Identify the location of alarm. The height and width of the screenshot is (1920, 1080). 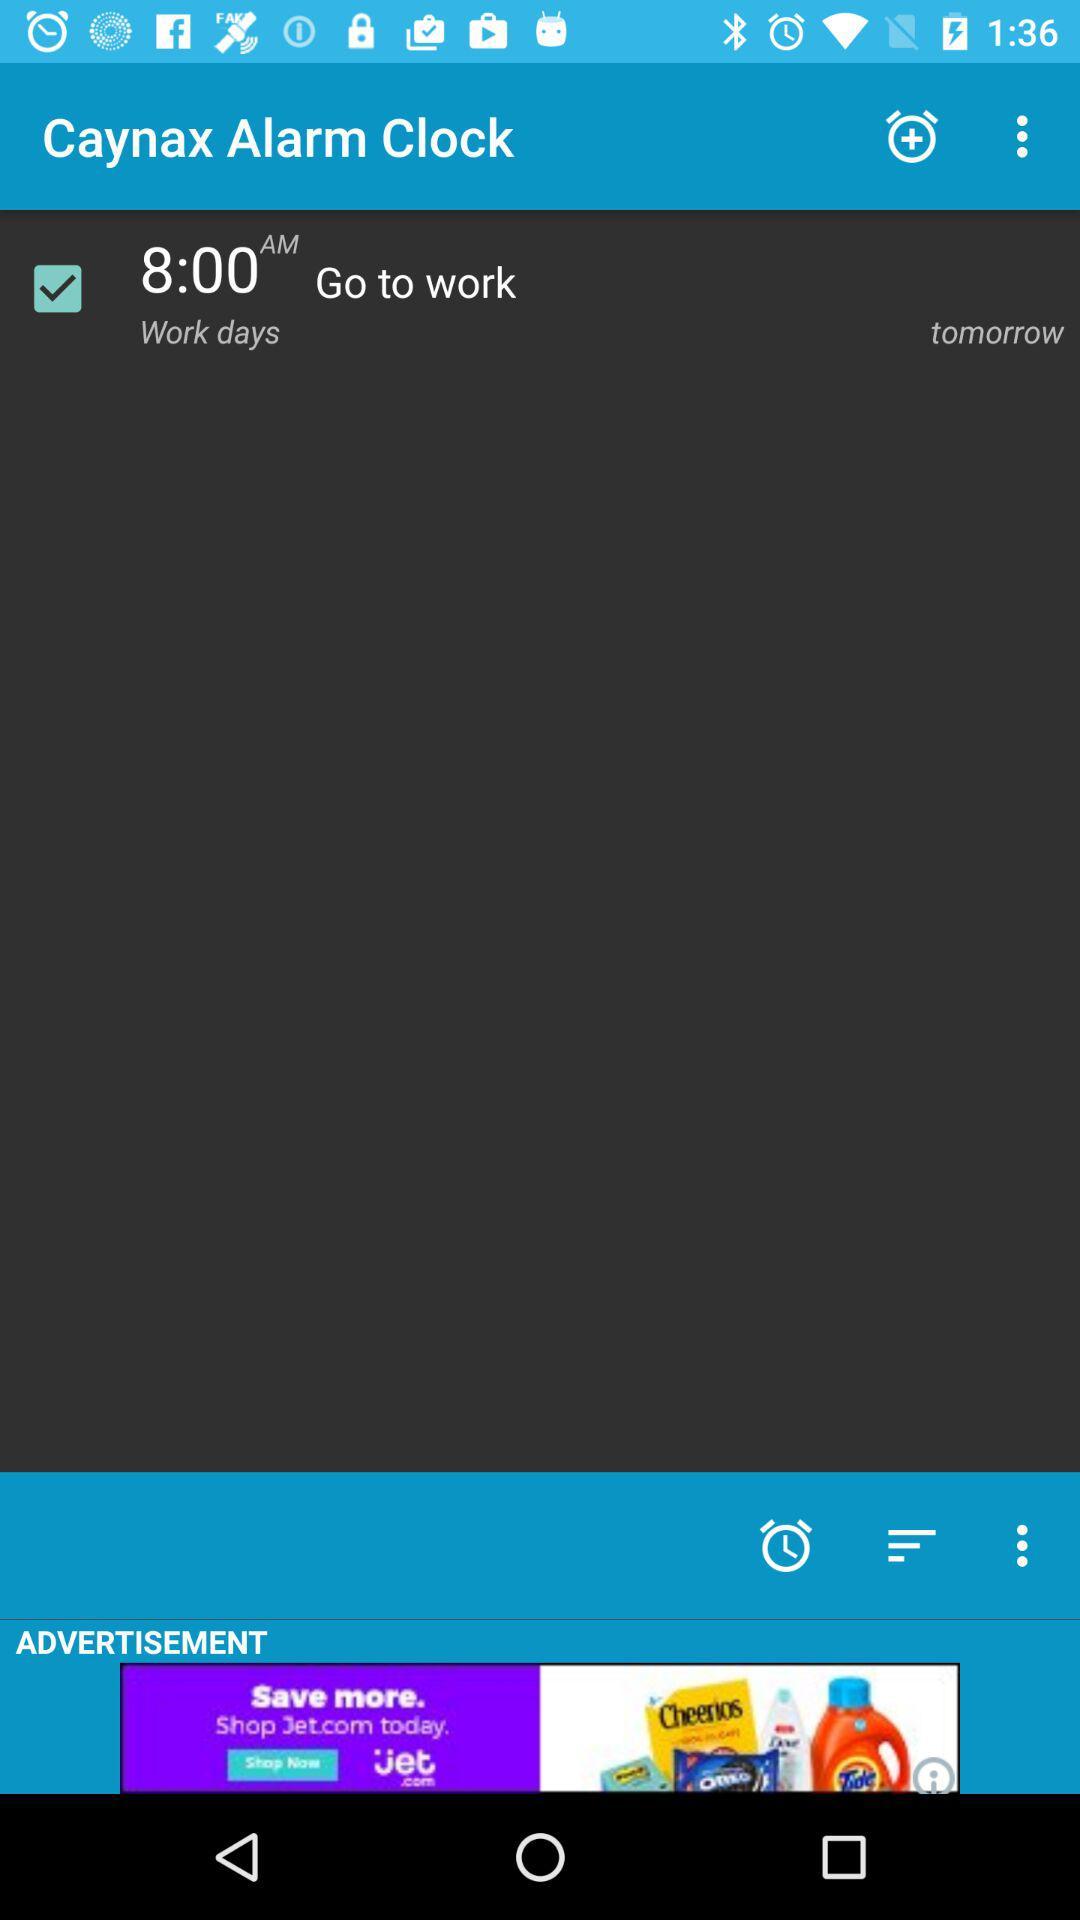
(69, 287).